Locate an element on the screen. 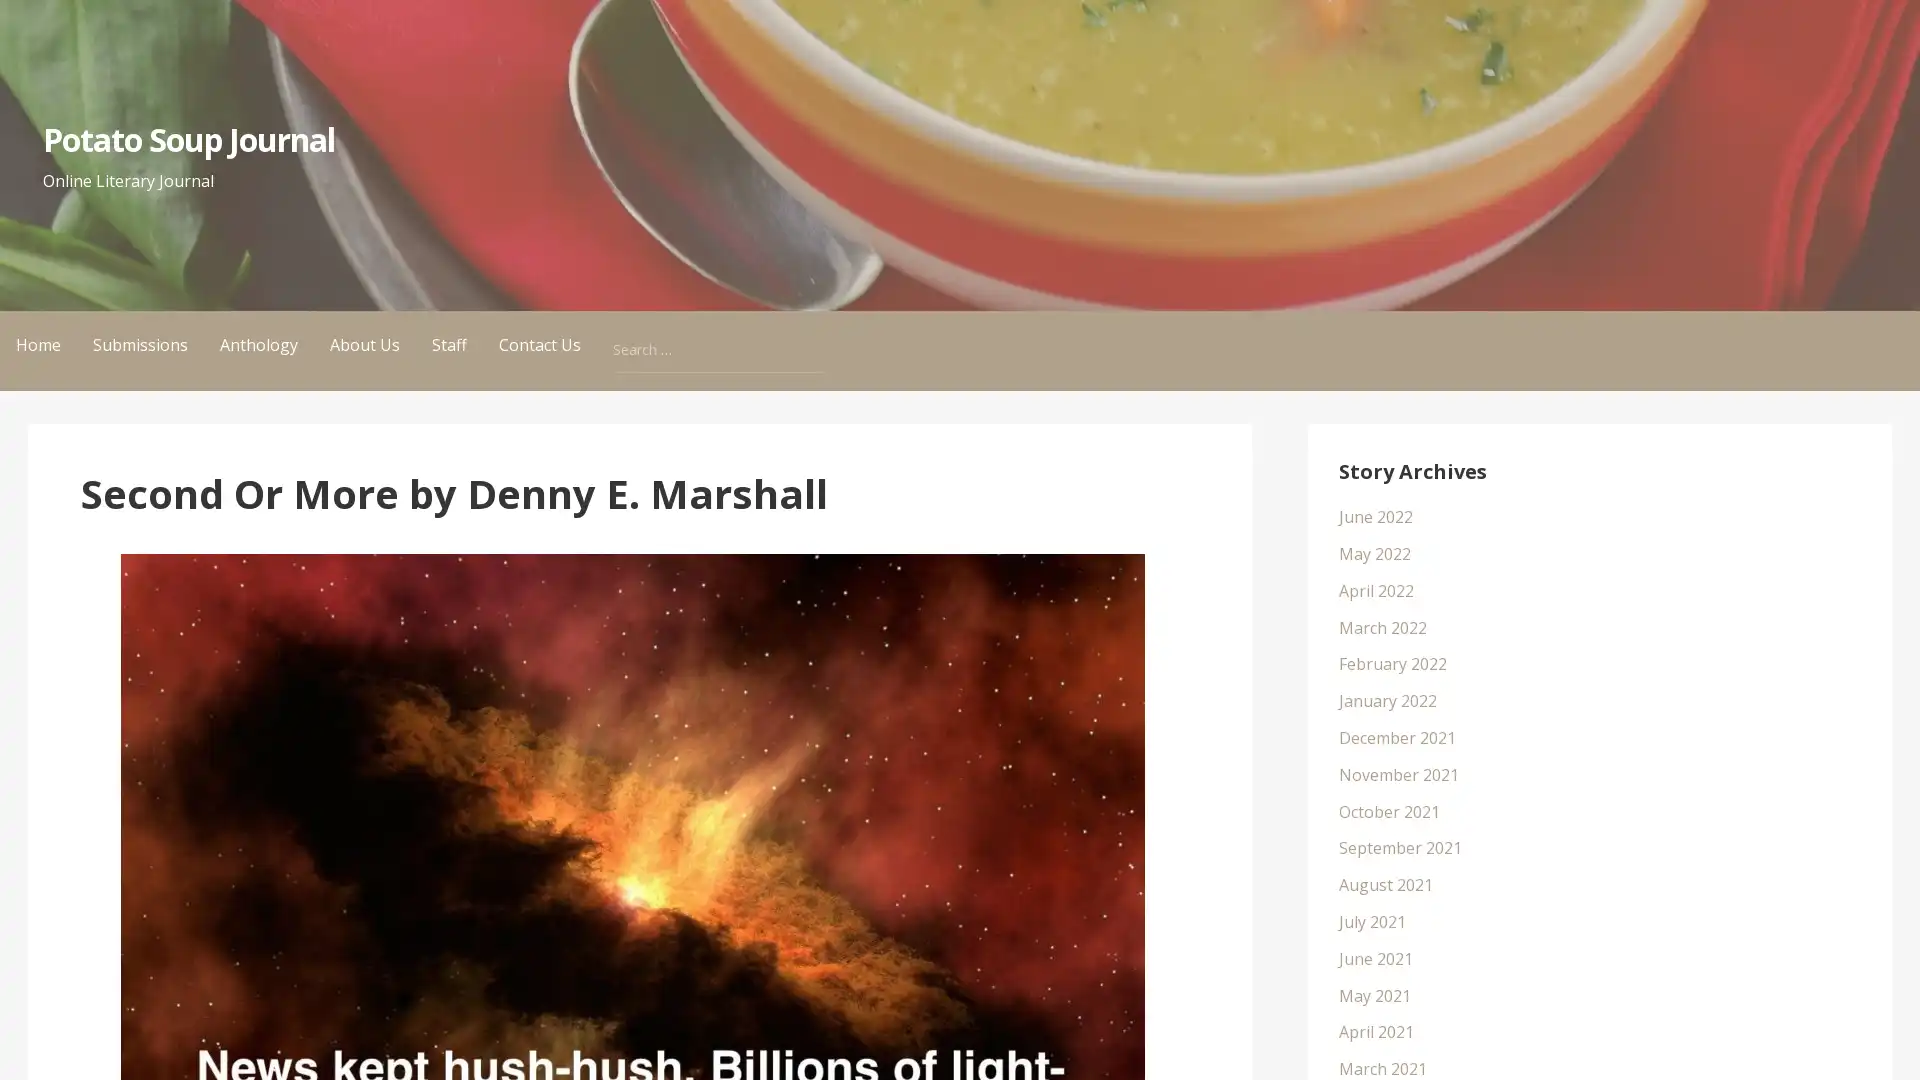  Search is located at coordinates (820, 330).